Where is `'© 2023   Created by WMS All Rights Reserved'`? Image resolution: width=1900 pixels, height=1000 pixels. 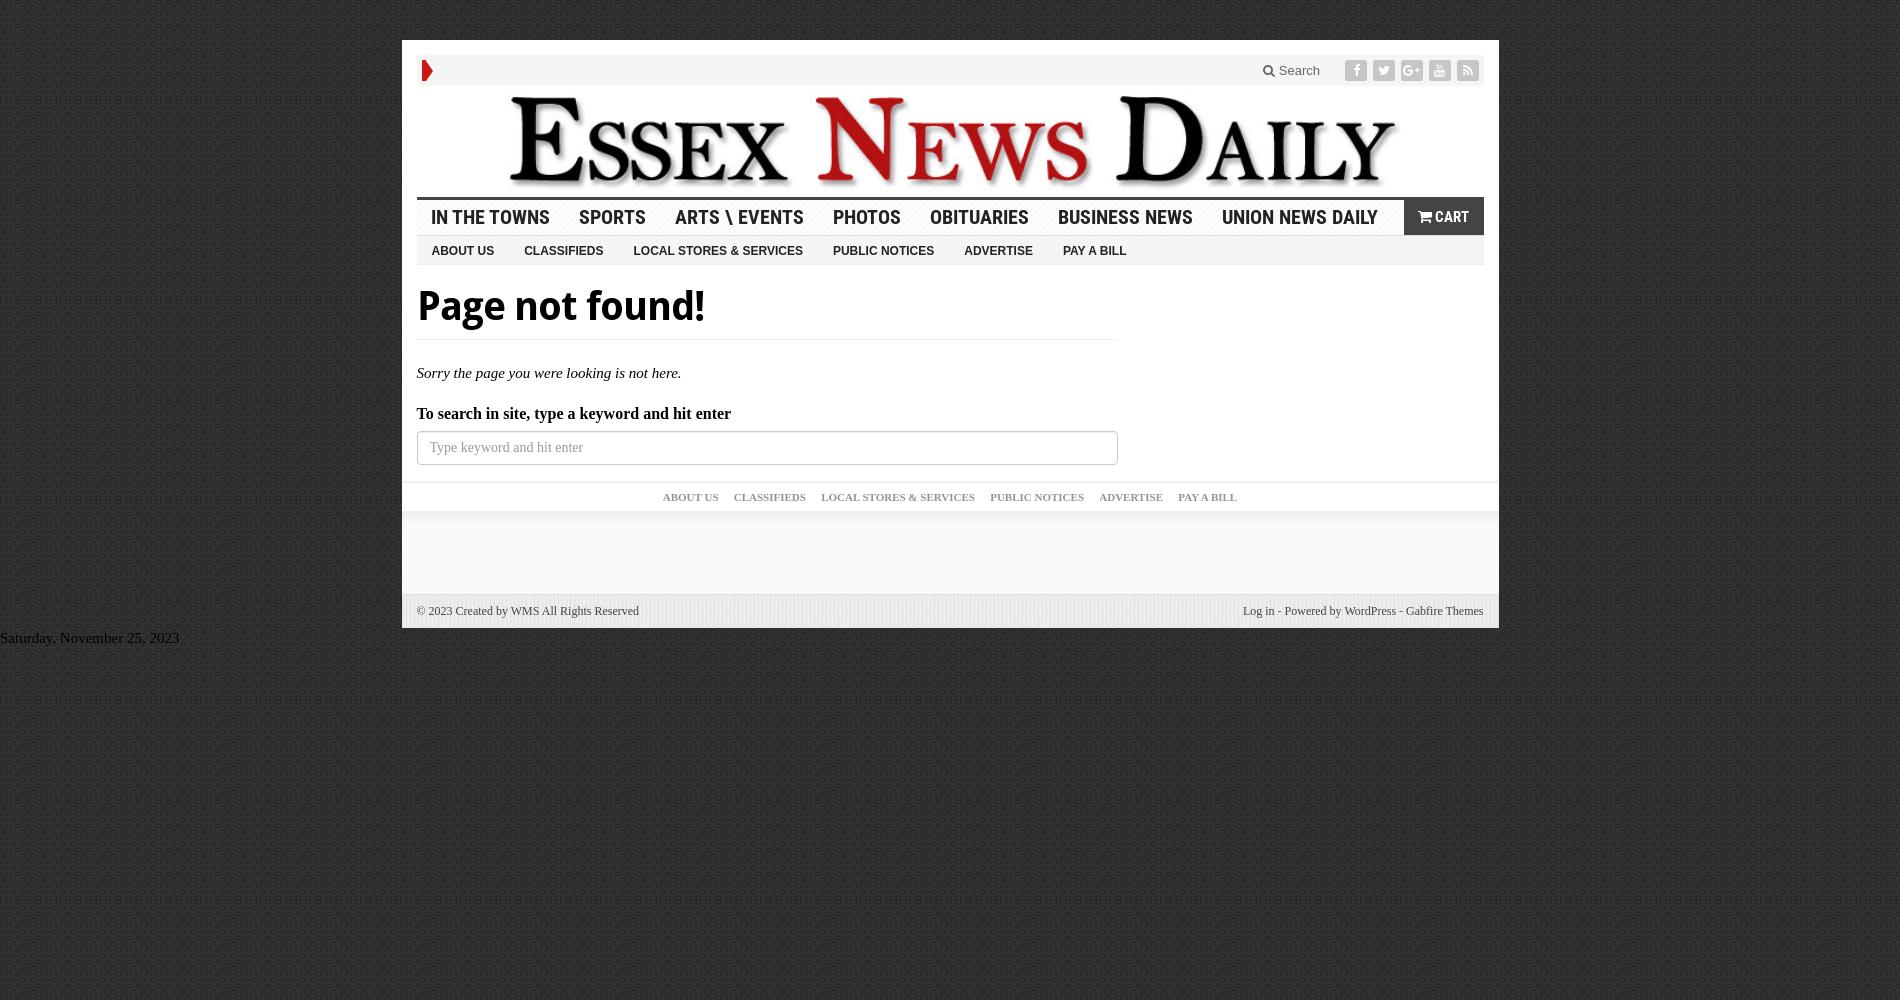
'© 2023   Created by WMS All Rights Reserved' is located at coordinates (527, 610).